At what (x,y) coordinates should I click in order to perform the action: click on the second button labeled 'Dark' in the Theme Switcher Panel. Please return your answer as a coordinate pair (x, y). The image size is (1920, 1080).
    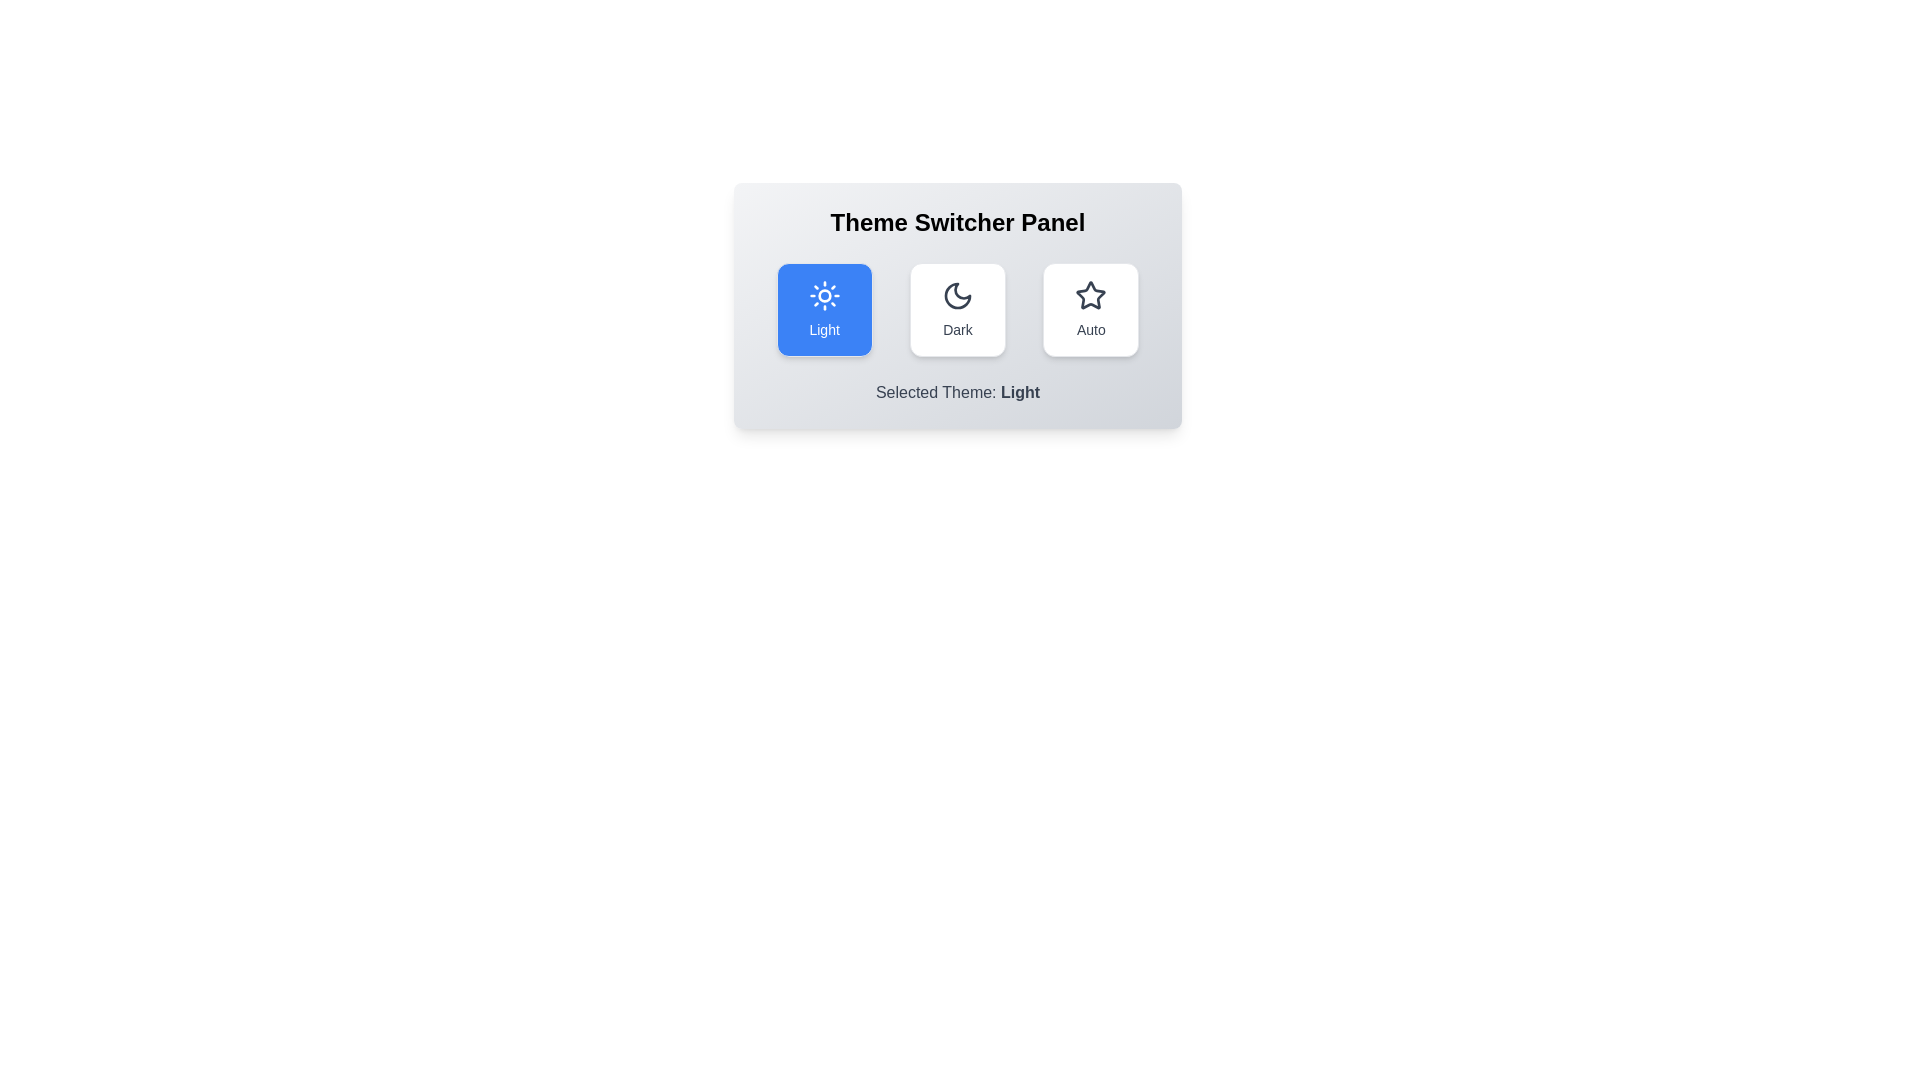
    Looking at the image, I should click on (957, 309).